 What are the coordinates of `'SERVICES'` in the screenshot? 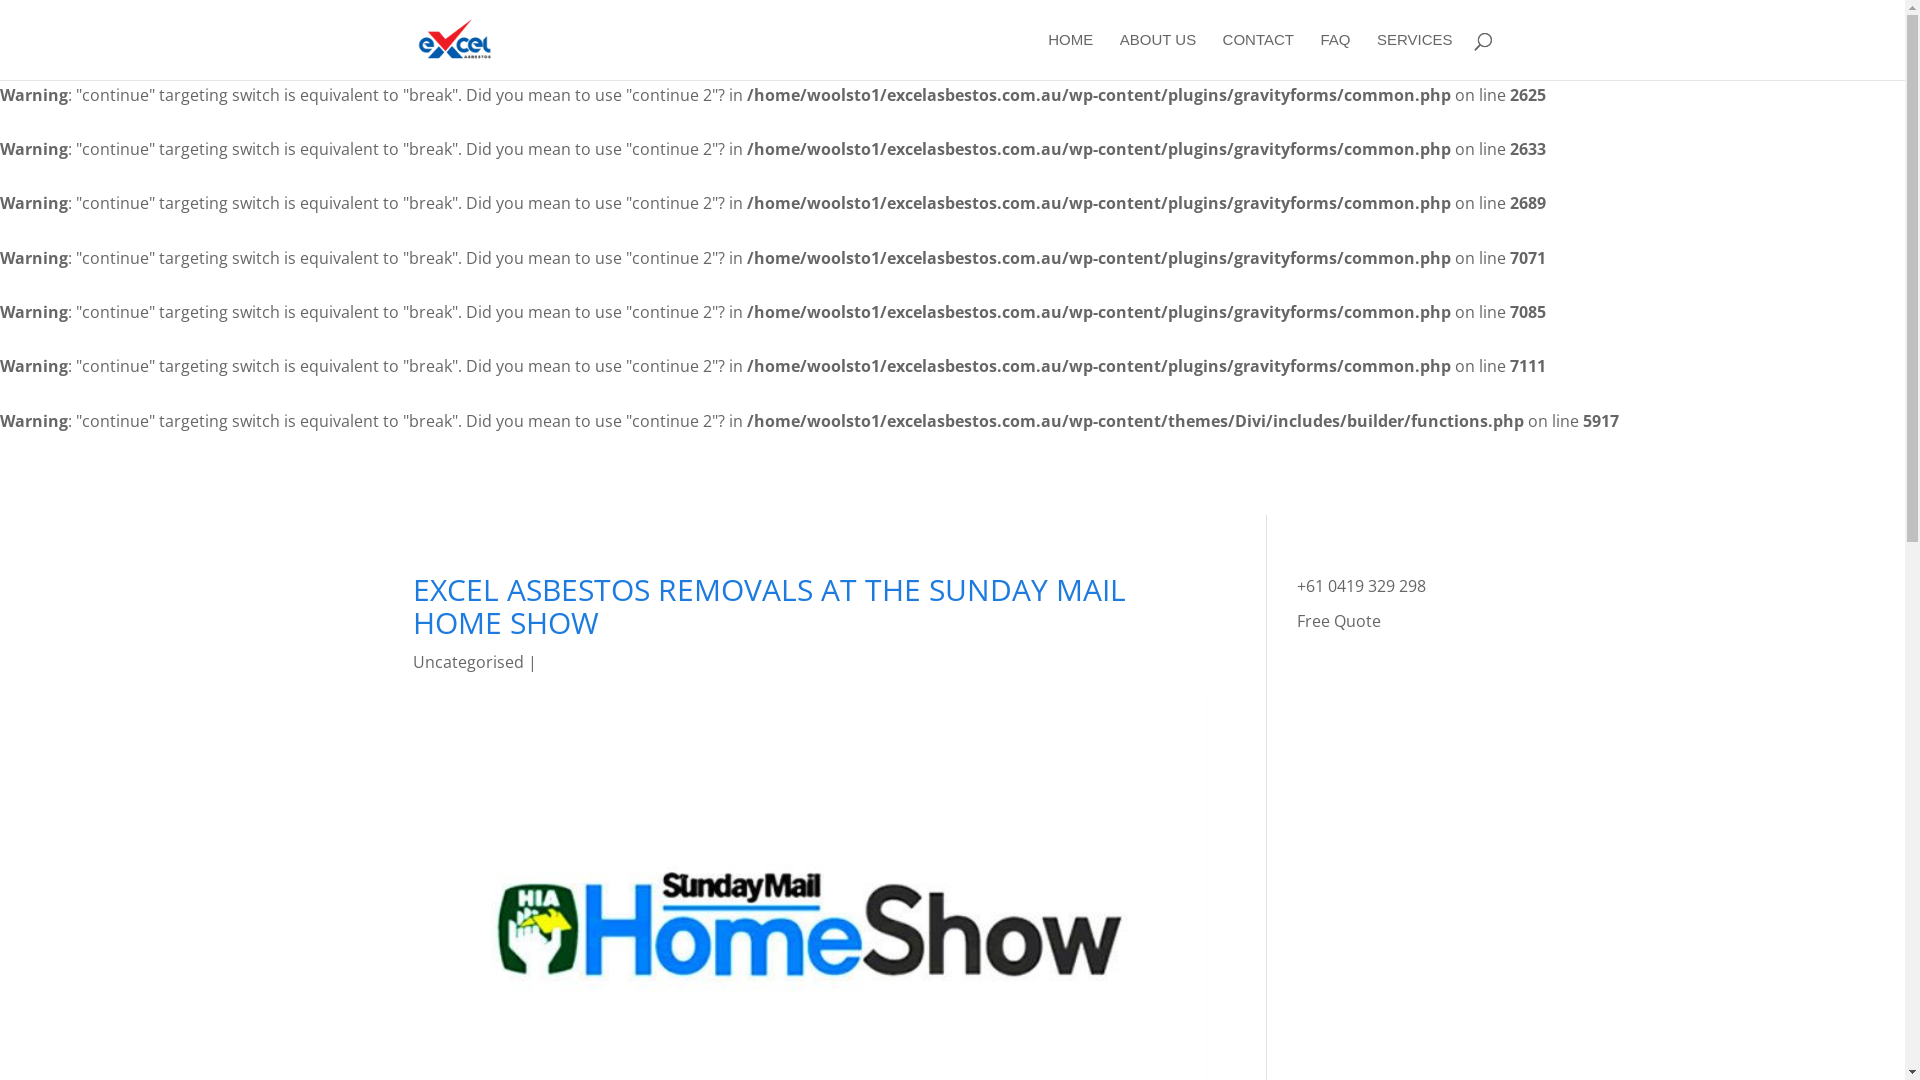 It's located at (1414, 55).